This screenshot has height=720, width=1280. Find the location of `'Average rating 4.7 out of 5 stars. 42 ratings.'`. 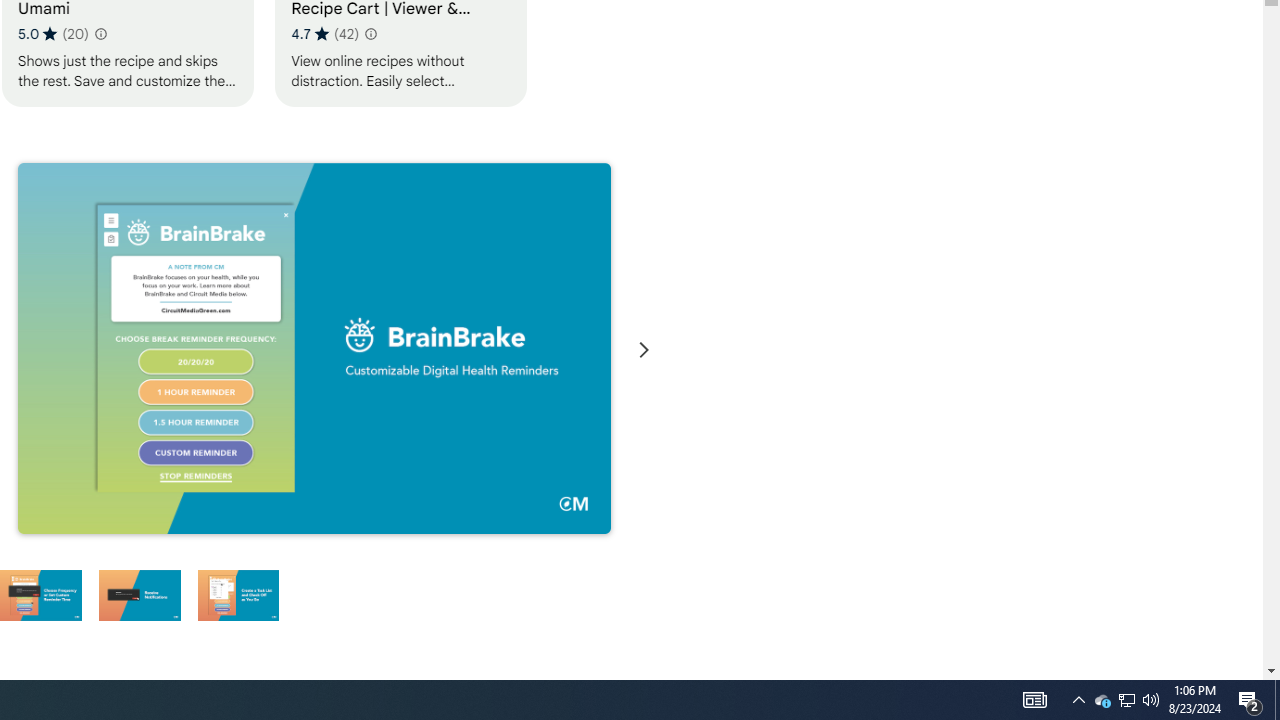

'Average rating 4.7 out of 5 stars. 42 ratings.' is located at coordinates (325, 33).